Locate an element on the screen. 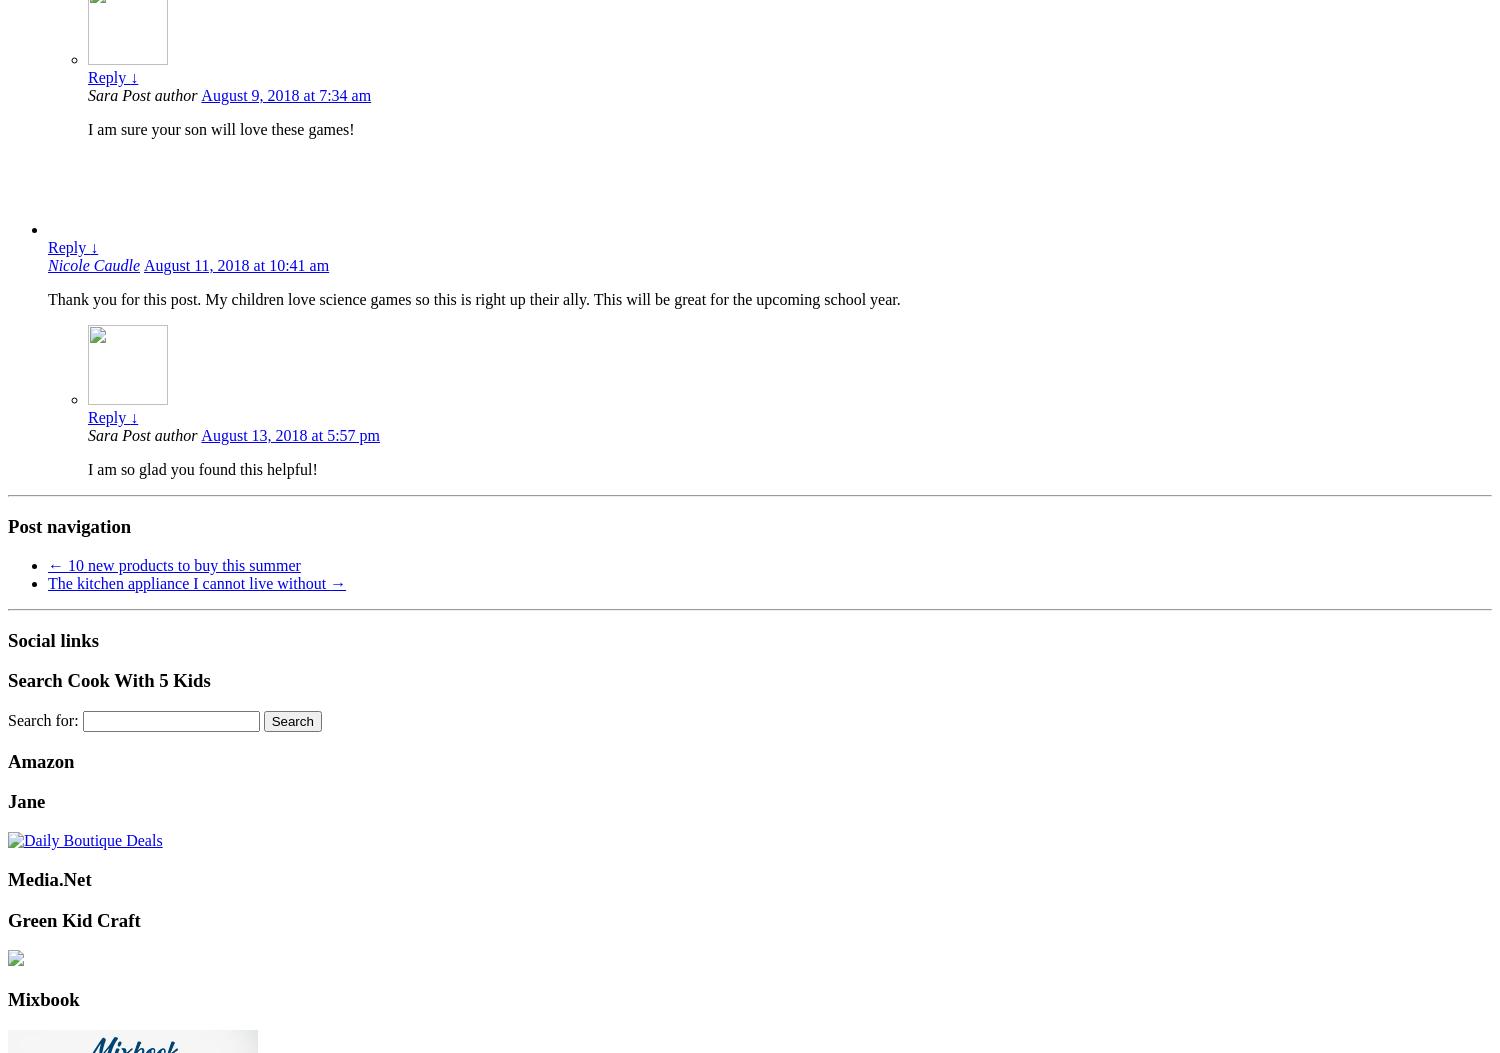 The width and height of the screenshot is (1500, 1053). 'Search Cook With 5 Kids' is located at coordinates (108, 680).